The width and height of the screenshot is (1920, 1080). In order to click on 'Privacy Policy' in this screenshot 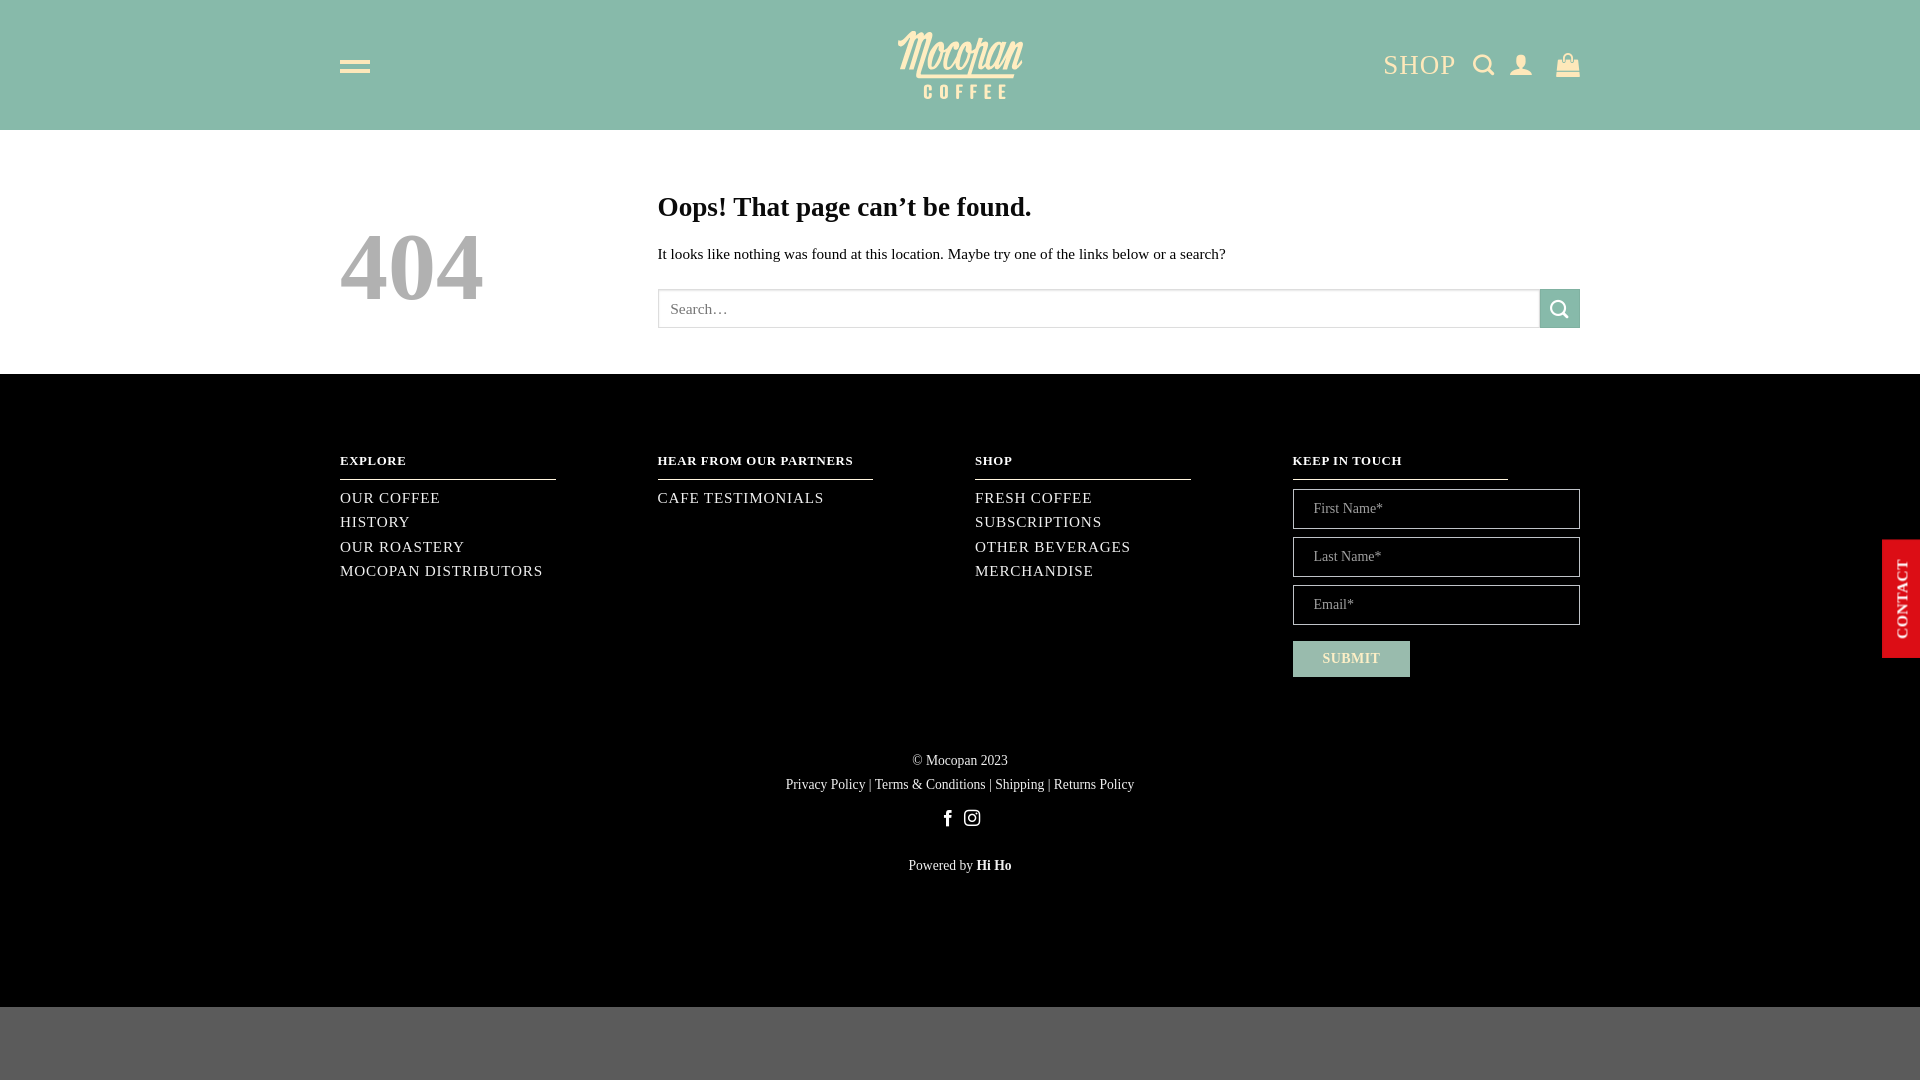, I will do `click(825, 783)`.